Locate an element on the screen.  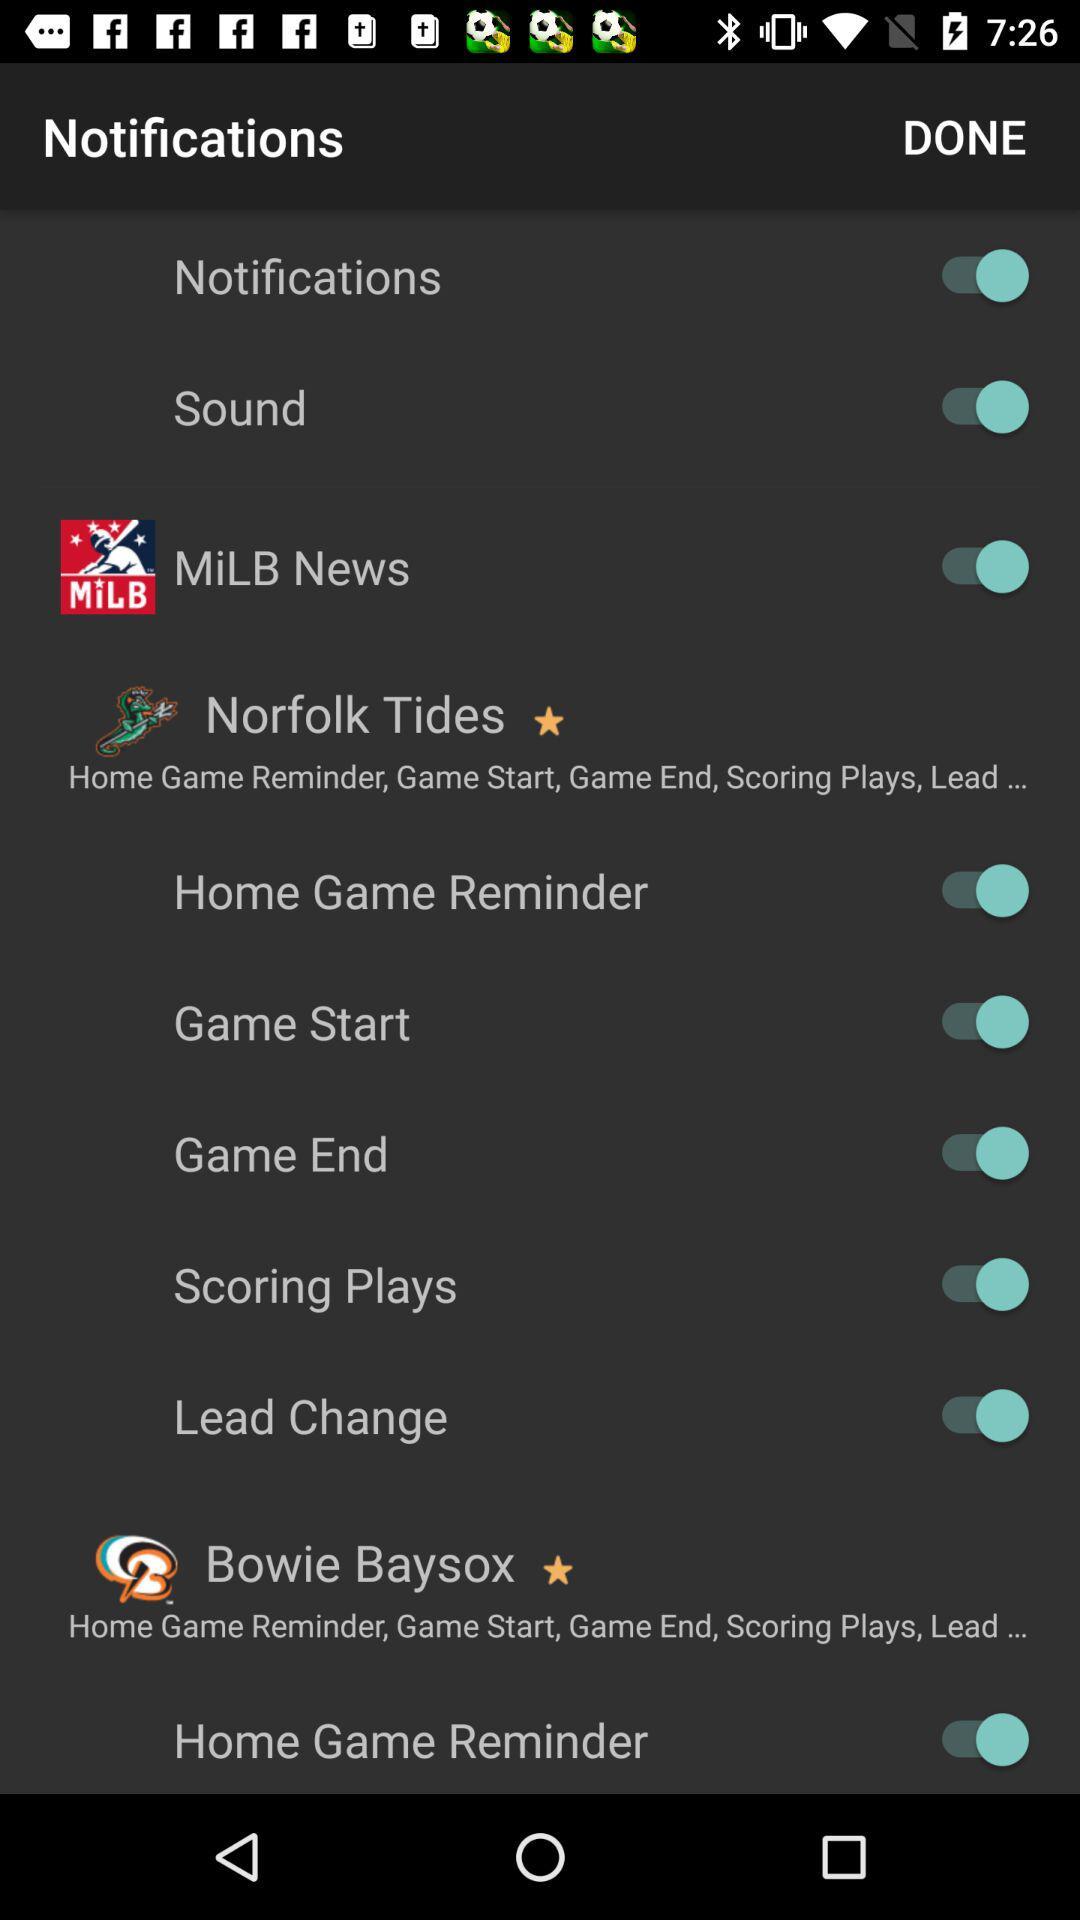
autoplay option is located at coordinates (974, 1021).